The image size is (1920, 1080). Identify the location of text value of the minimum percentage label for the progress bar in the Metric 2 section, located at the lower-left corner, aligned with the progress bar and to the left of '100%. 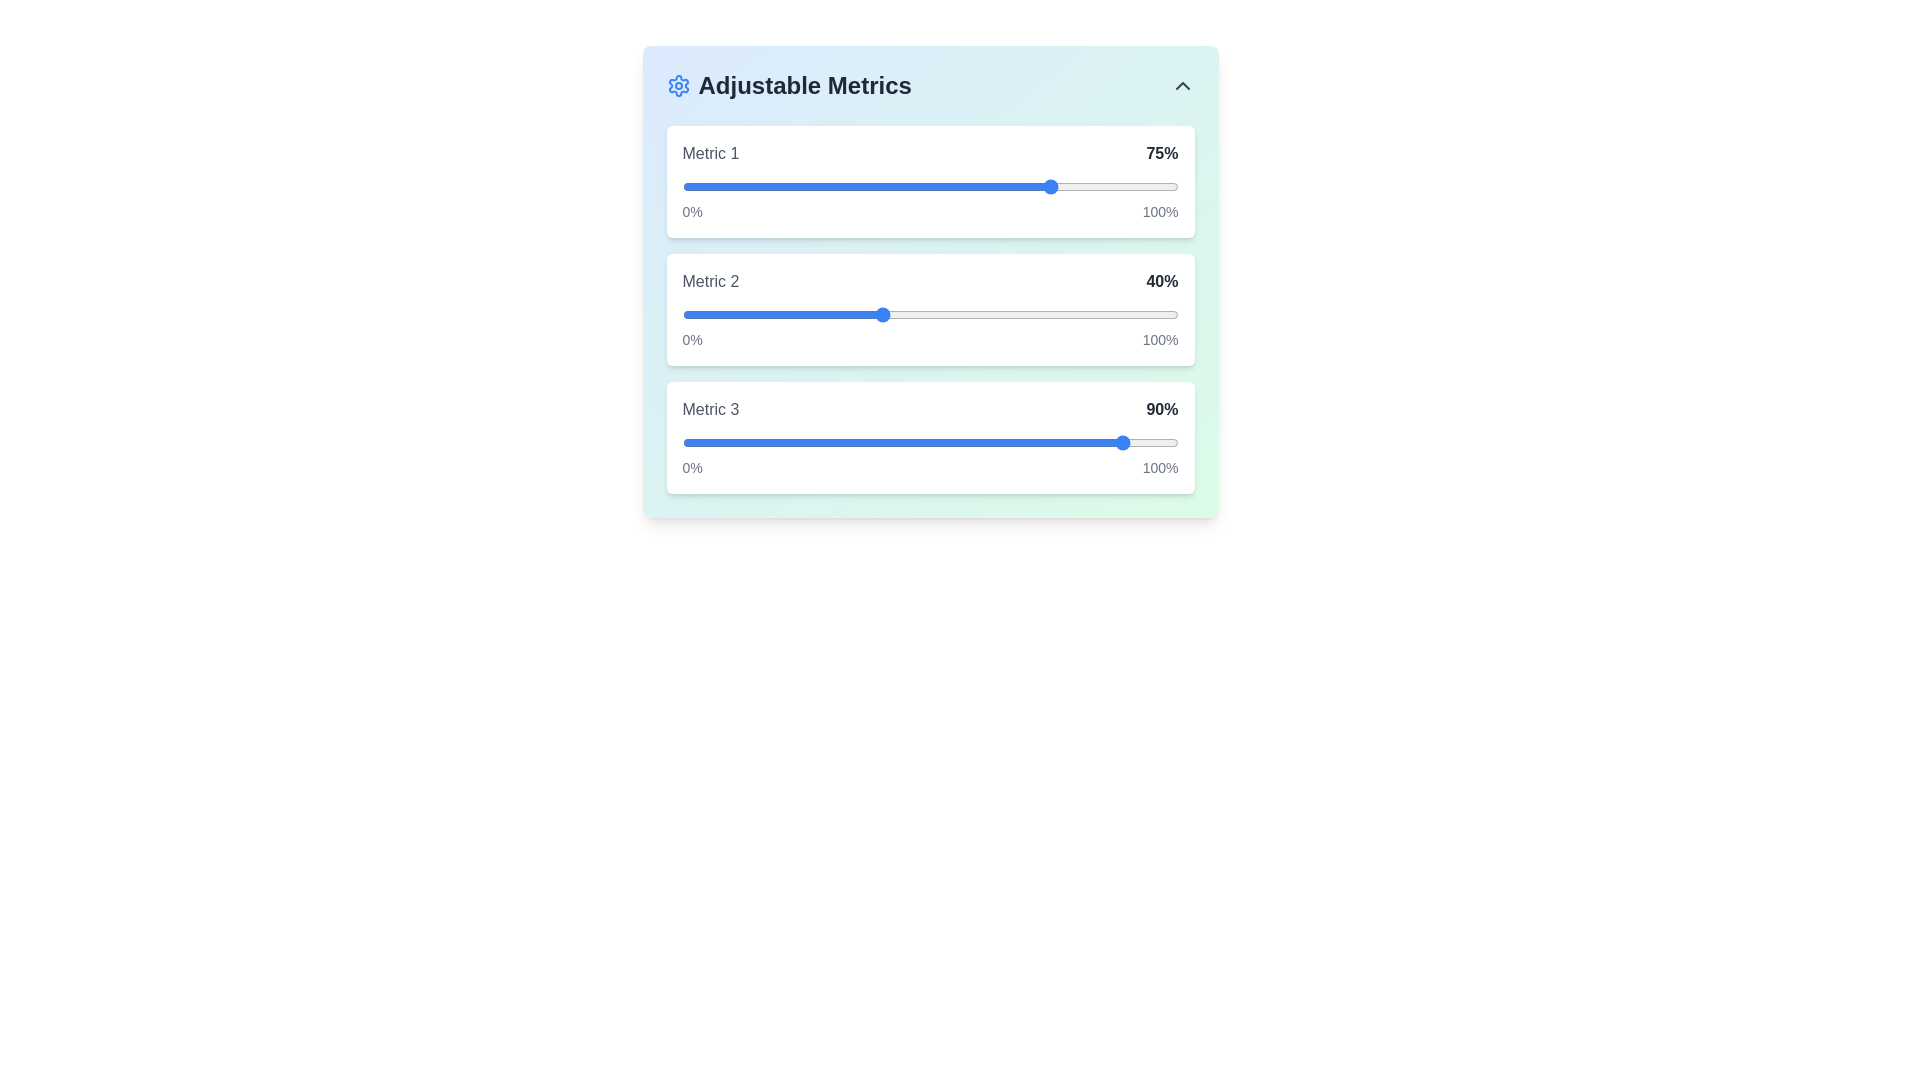
(692, 338).